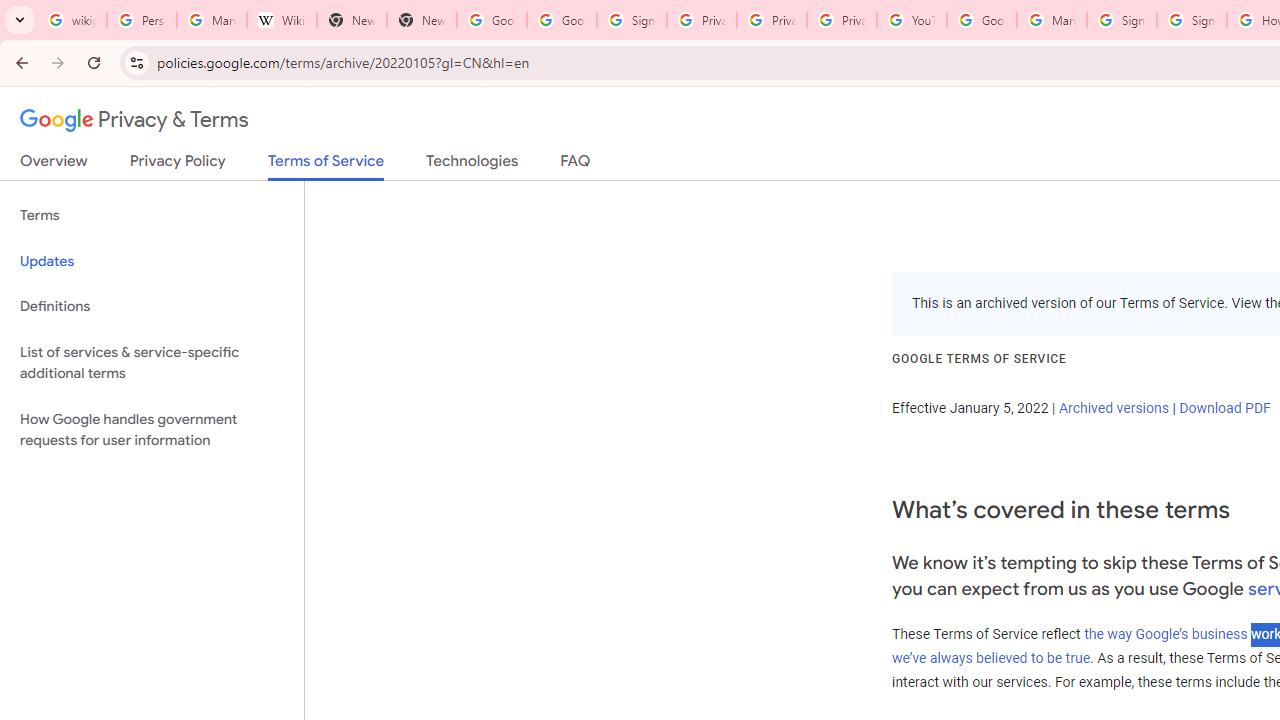 The width and height of the screenshot is (1280, 720). What do you see at coordinates (420, 20) in the screenshot?
I see `'New Tab'` at bounding box center [420, 20].